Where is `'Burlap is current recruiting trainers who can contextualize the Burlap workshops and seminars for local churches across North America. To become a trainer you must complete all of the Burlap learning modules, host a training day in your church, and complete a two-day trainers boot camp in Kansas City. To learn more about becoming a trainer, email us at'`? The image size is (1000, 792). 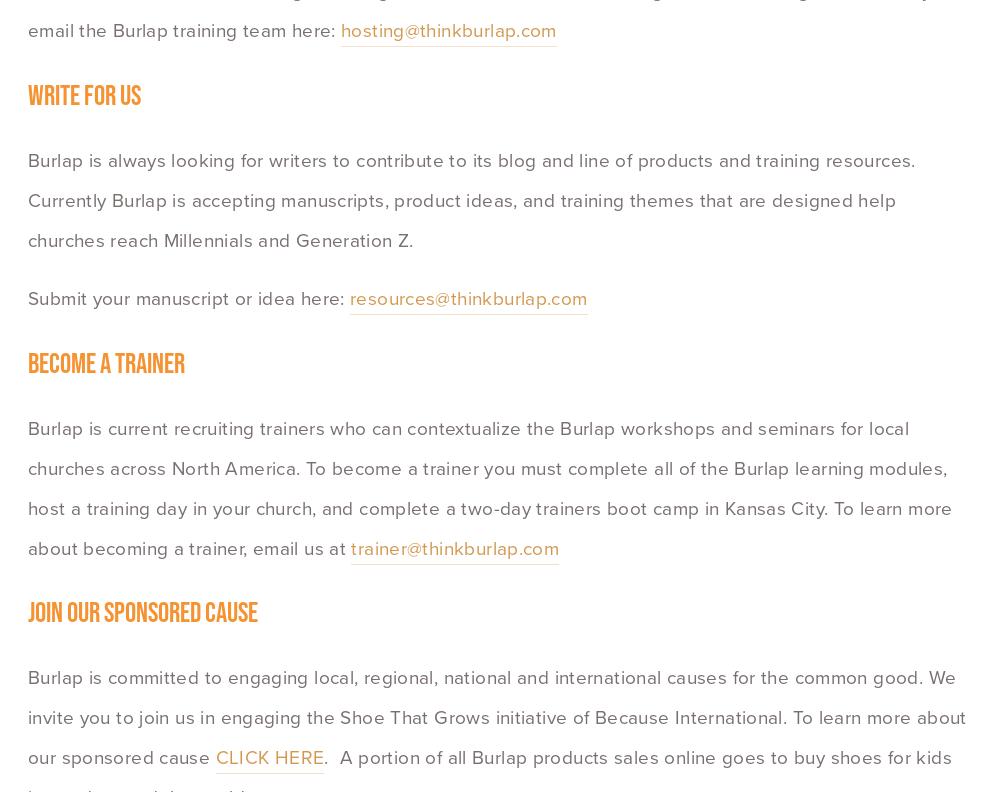
'Burlap is current recruiting trainers who can contextualize the Burlap workshops and seminars for local churches across North America. To become a trainer you must complete all of the Burlap learning modules, host a training day in your church, and complete a two-day trainers boot camp in Kansas City. To learn more about becoming a trainer, email us at' is located at coordinates (492, 487).